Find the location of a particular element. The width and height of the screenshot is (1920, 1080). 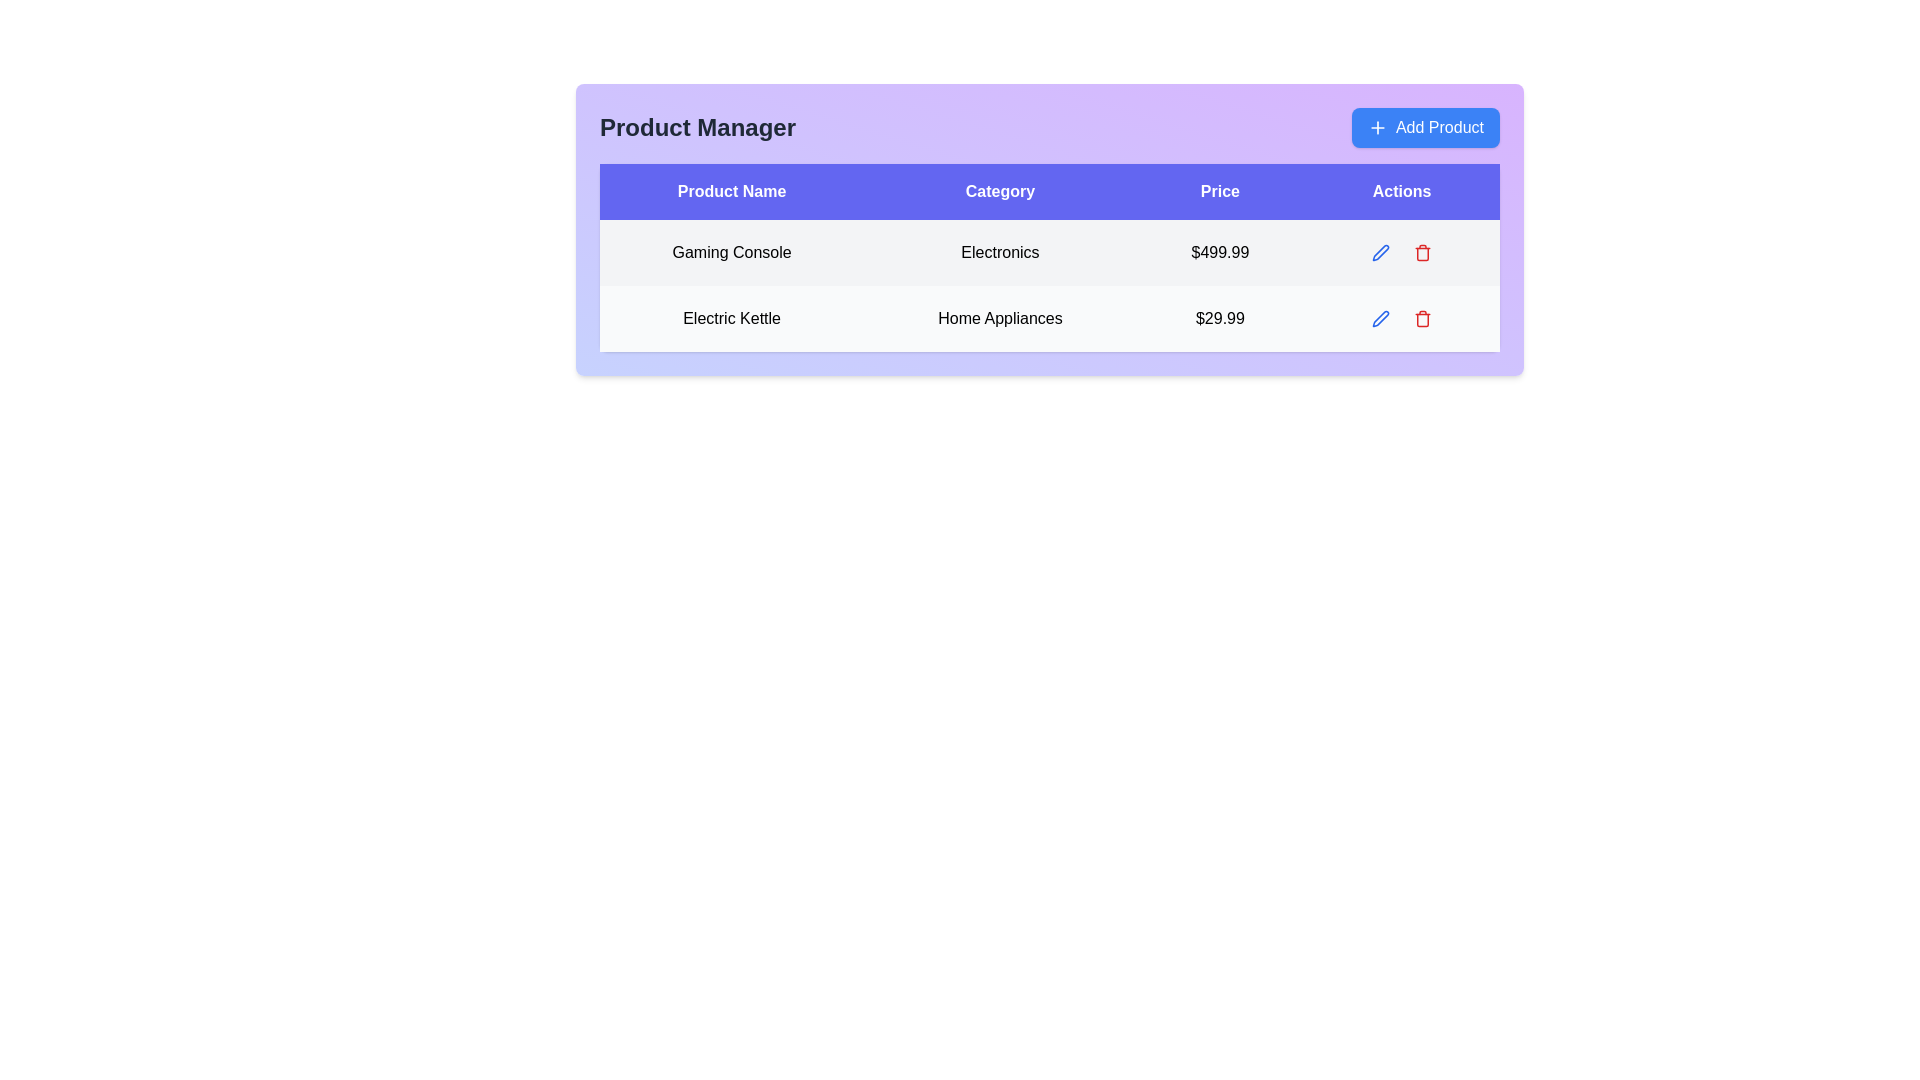

the 'Electric Kettle' text label in the second row of the table under the 'Product Name' column is located at coordinates (731, 318).